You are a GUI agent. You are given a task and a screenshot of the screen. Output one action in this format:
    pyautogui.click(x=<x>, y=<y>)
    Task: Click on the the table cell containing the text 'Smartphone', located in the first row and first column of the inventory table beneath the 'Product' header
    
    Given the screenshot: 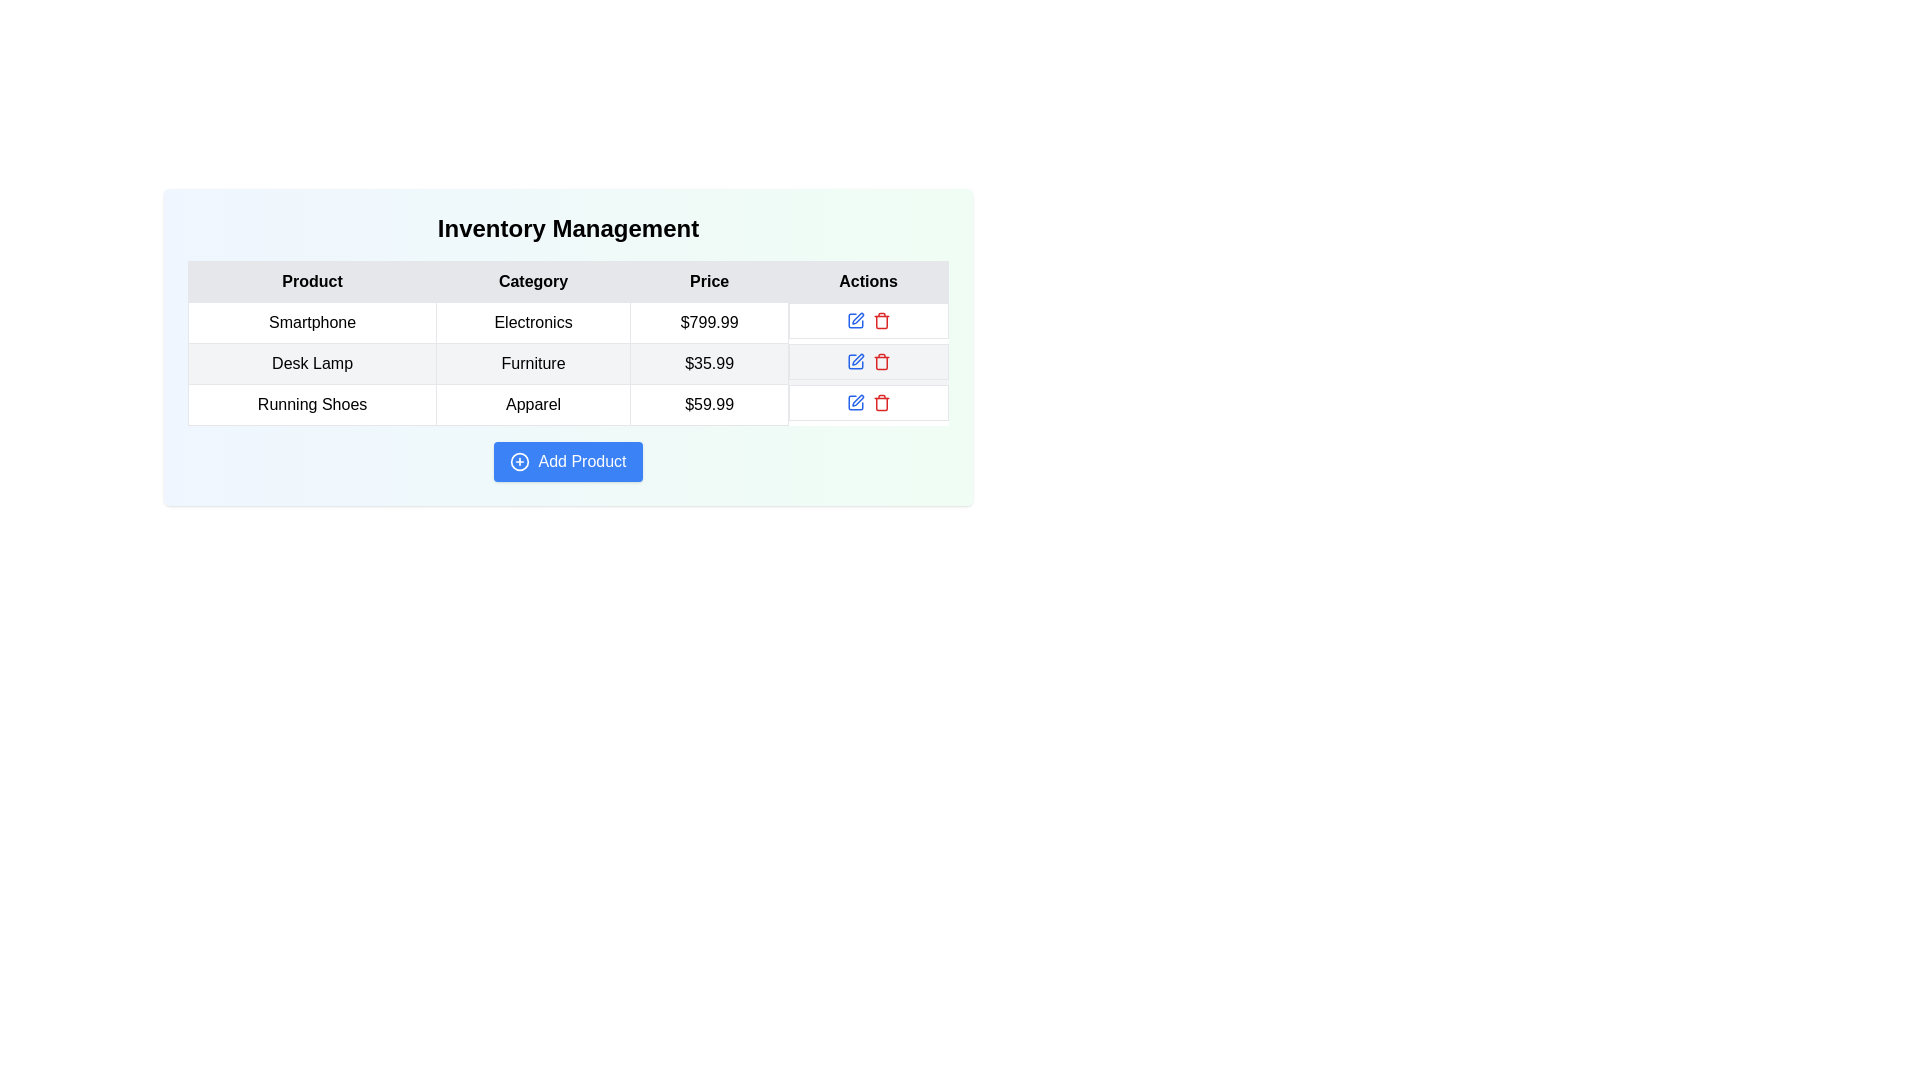 What is the action you would take?
    pyautogui.click(x=311, y=322)
    